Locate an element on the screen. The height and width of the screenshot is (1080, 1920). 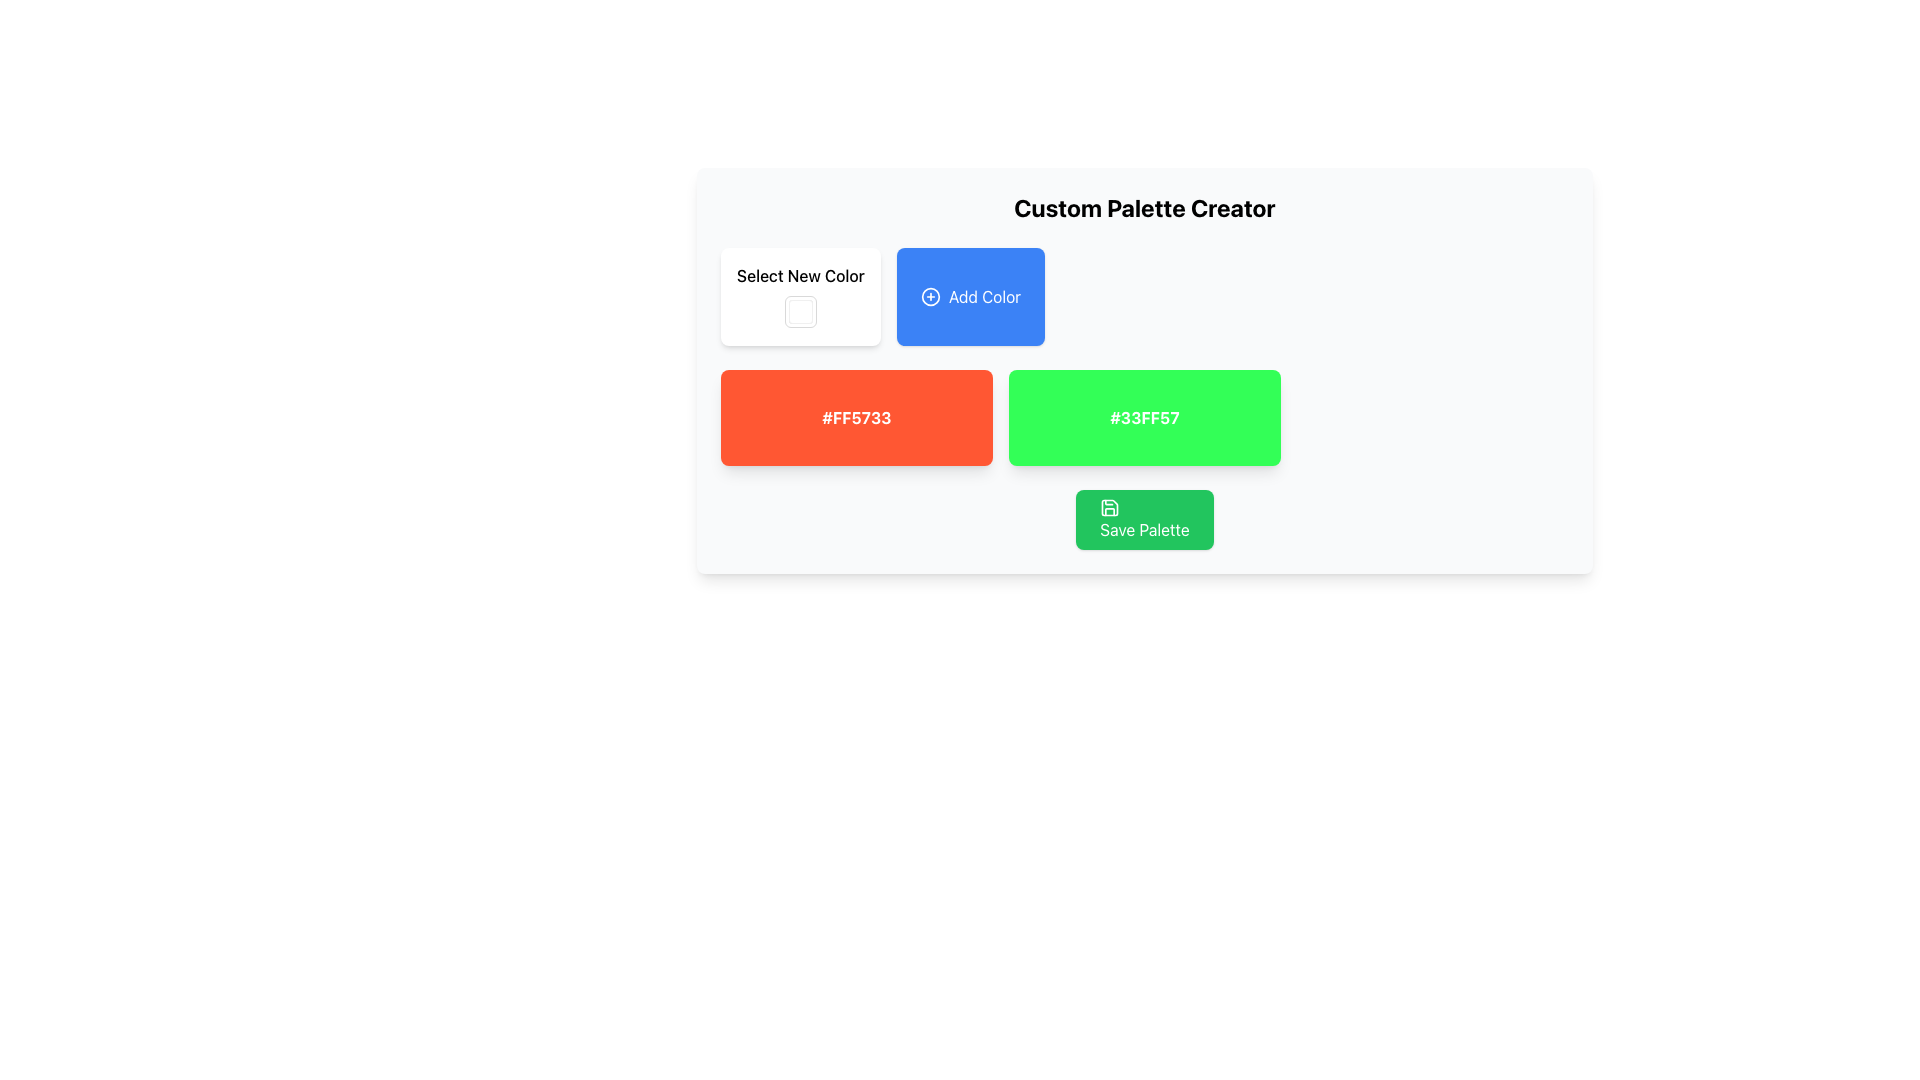
the Color display block with the green background and white text '#33FF57' is located at coordinates (1145, 370).